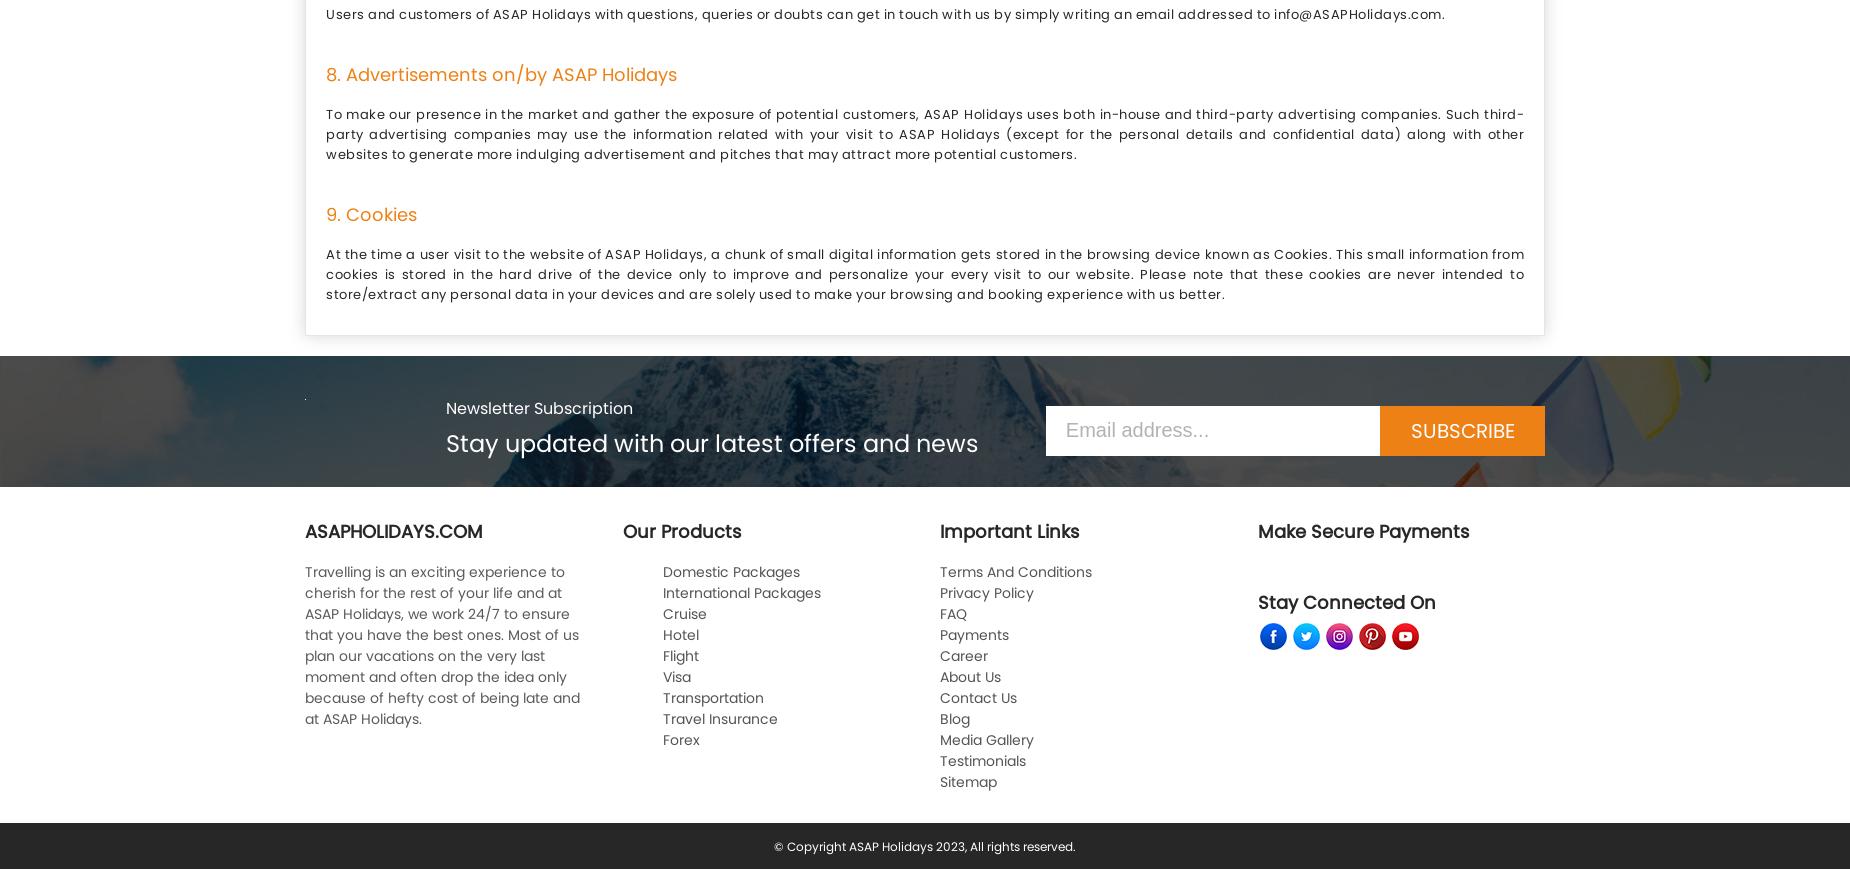 This screenshot has width=1850, height=869. I want to click on 'Cruise', so click(683, 612).